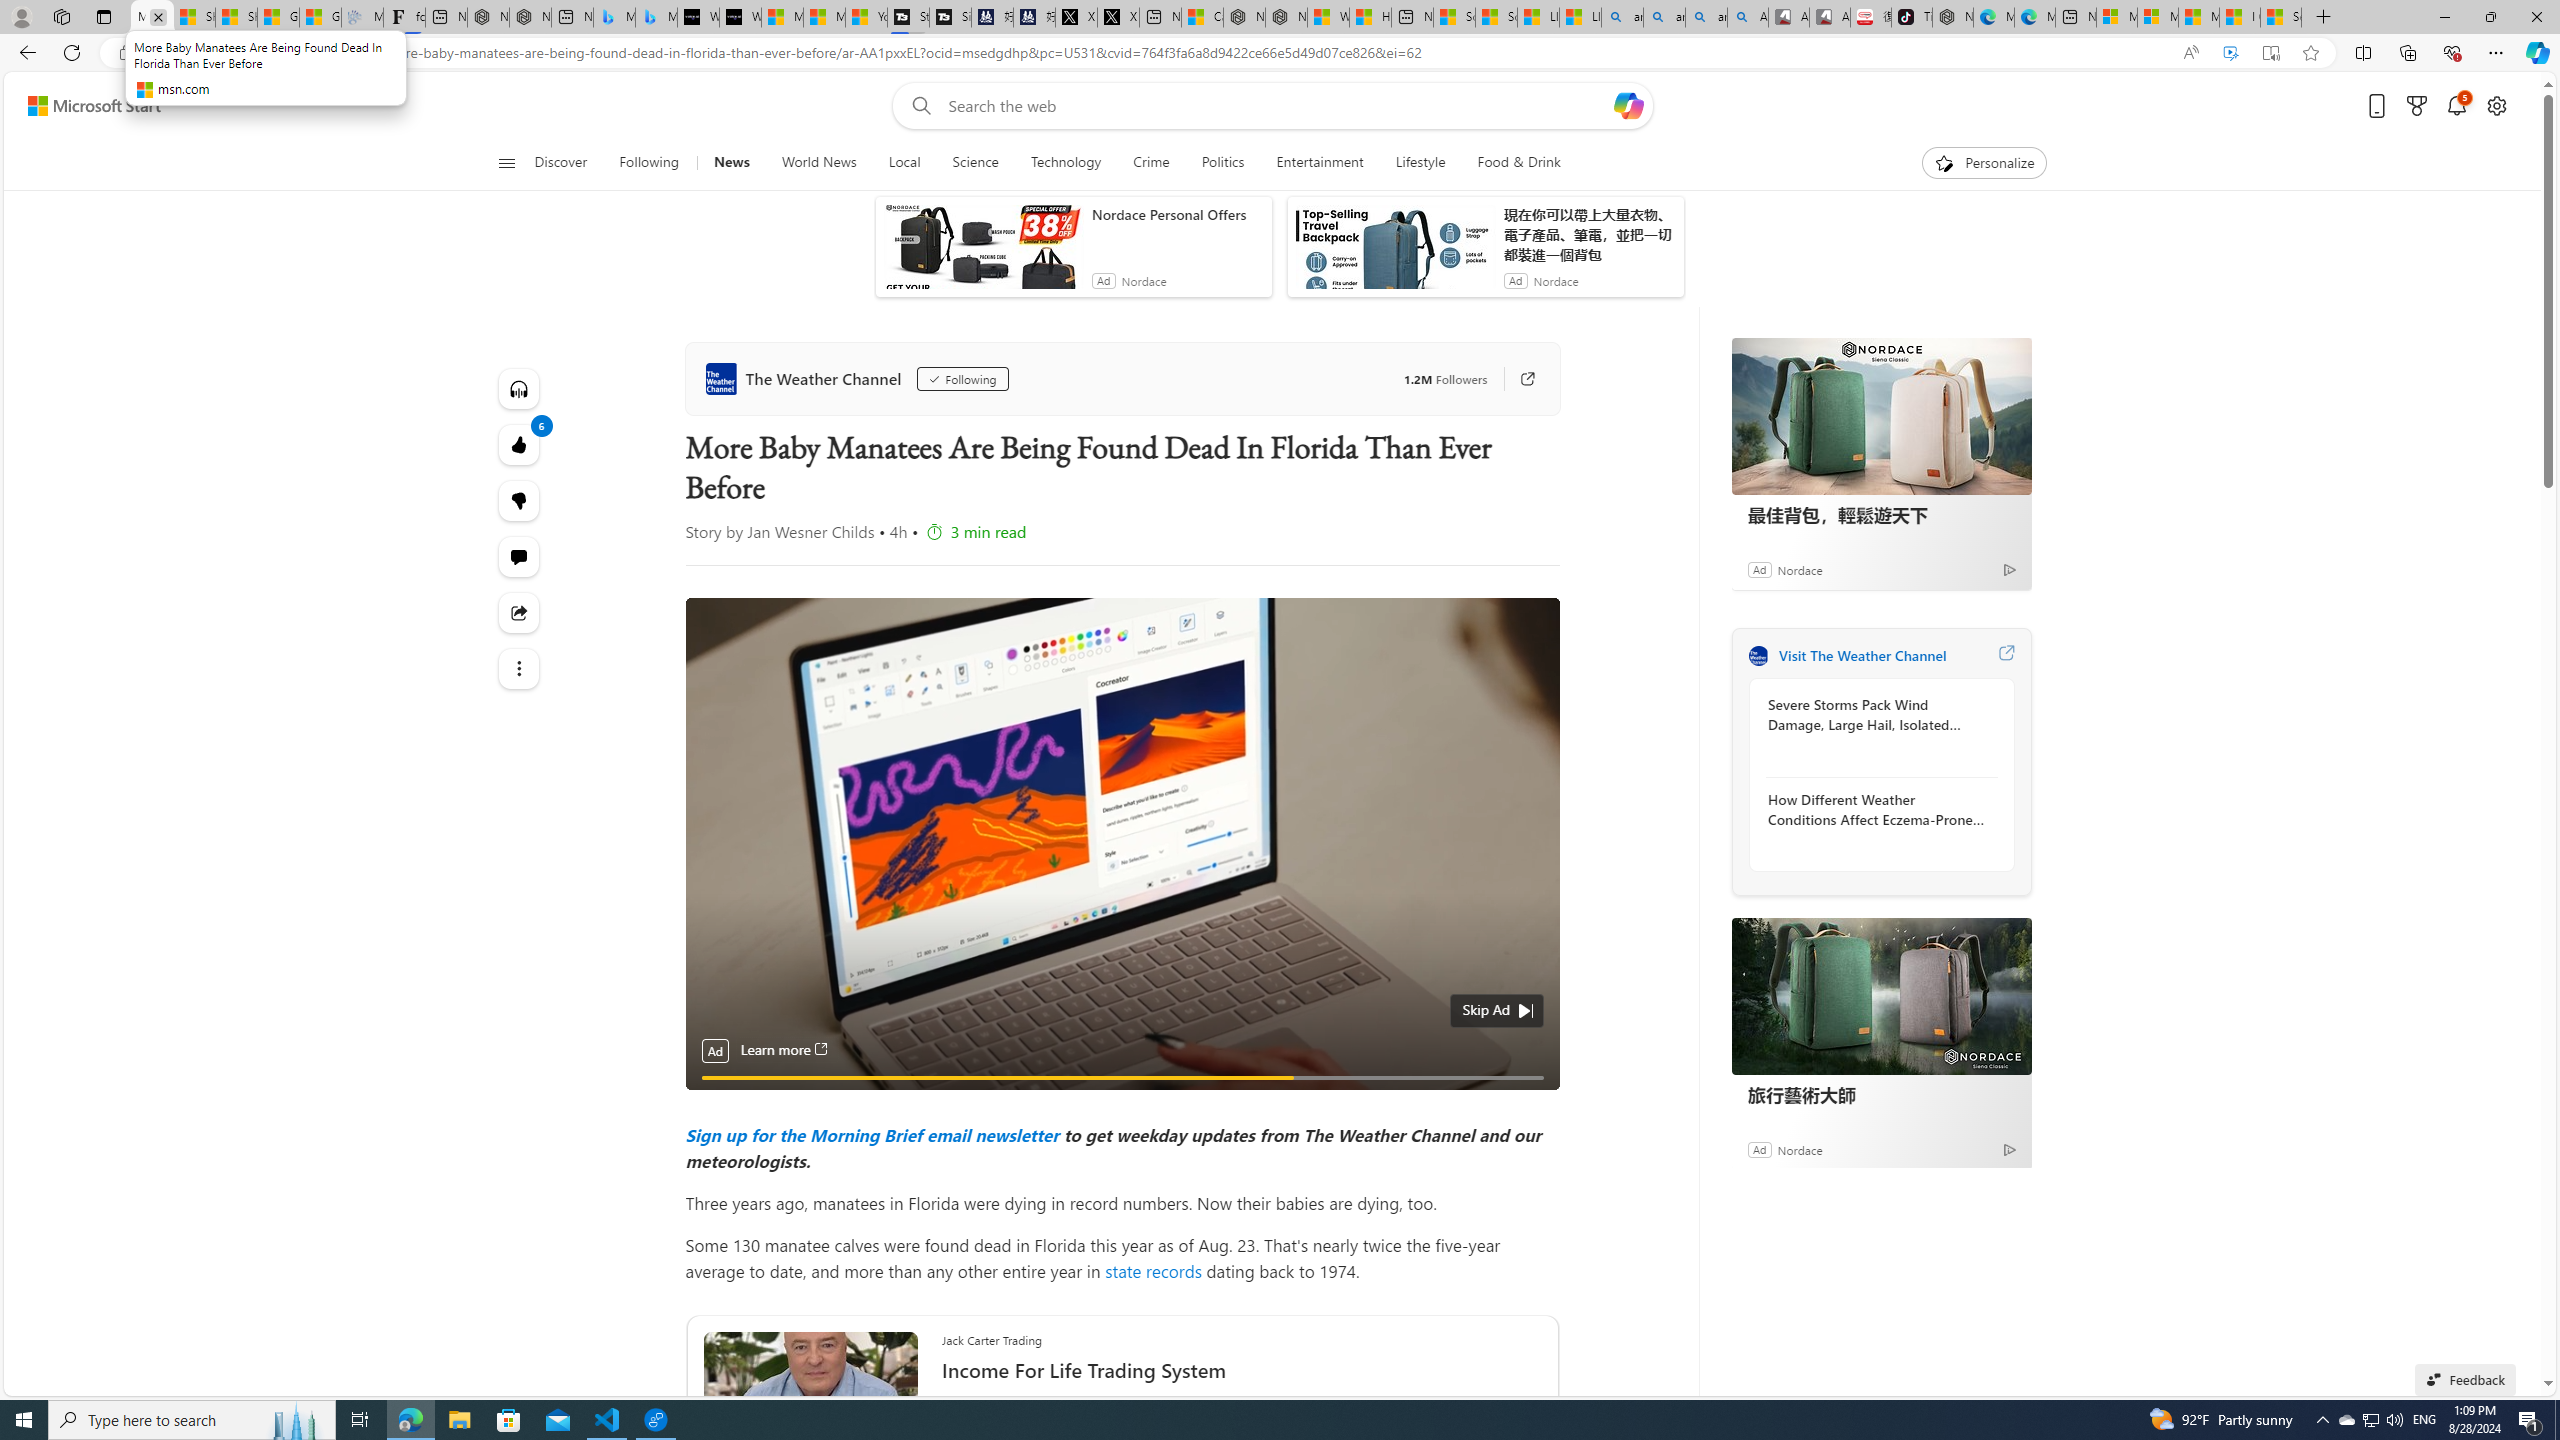 The width and height of the screenshot is (2560, 1440). What do you see at coordinates (518, 501) in the screenshot?
I see `'More like this6Fewer like thisStart the conversation'` at bounding box center [518, 501].